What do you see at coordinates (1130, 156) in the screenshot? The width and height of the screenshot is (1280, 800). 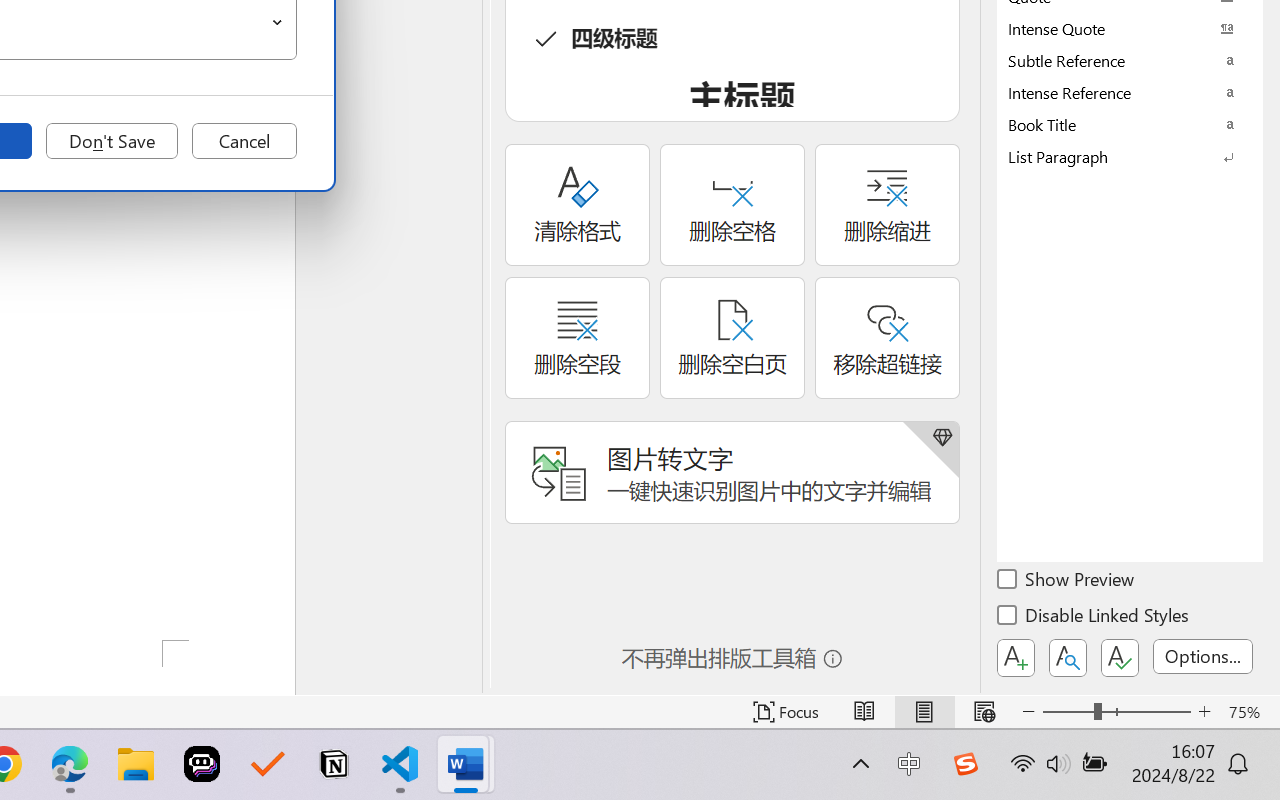 I see `'List Paragraph'` at bounding box center [1130, 156].